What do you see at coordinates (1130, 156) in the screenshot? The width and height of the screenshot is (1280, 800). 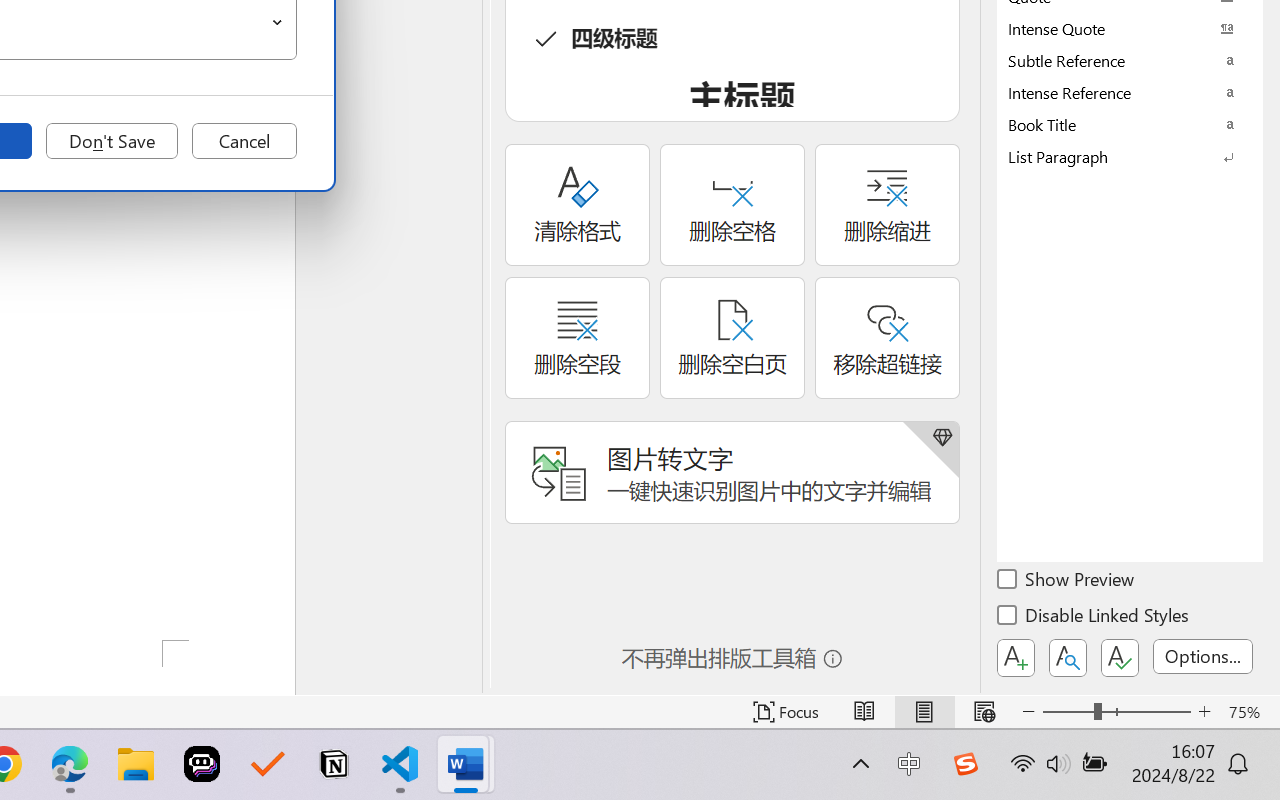 I see `'List Paragraph'` at bounding box center [1130, 156].